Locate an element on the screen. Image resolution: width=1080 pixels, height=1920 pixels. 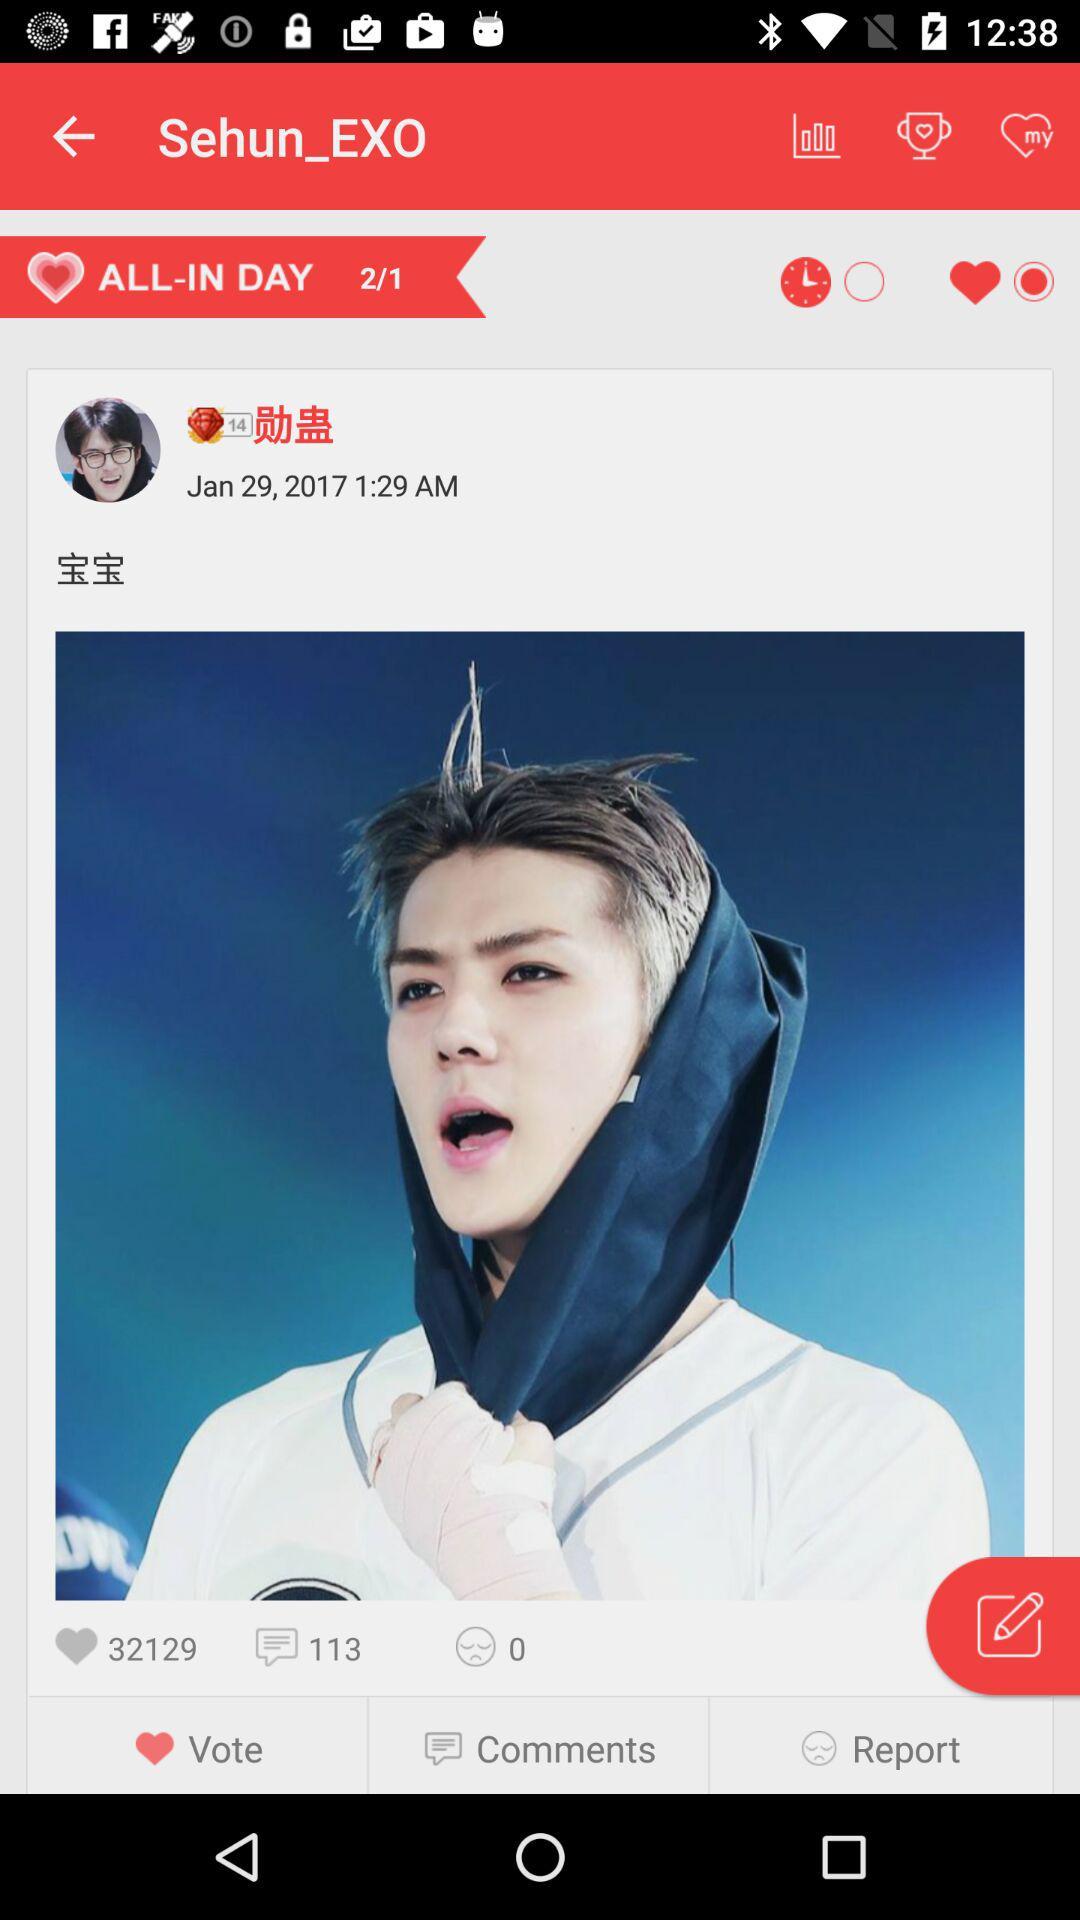
shows search icon is located at coordinates (1001, 1629).